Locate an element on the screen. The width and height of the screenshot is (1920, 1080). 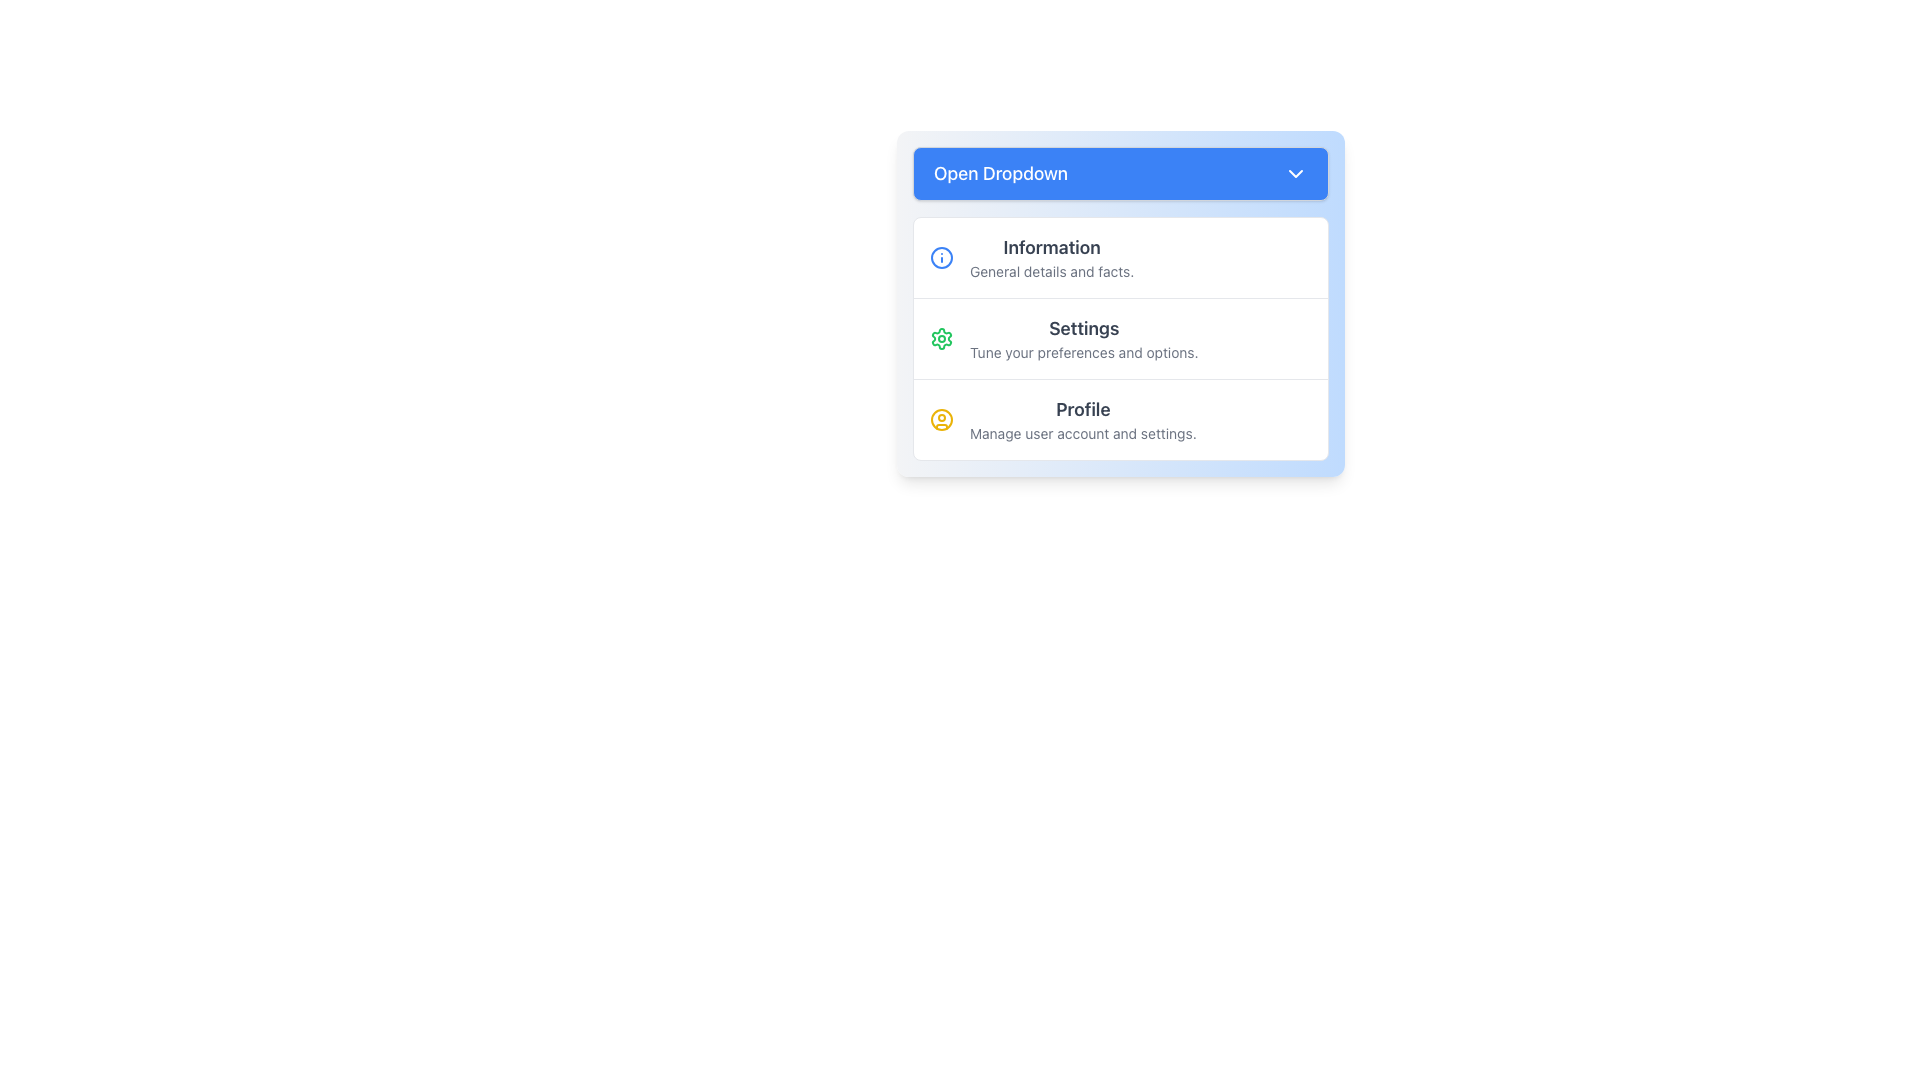
the first list item in the dropdown menu, which features a blue circular icon with an 'i' symbol and the title 'Information' is located at coordinates (1121, 257).